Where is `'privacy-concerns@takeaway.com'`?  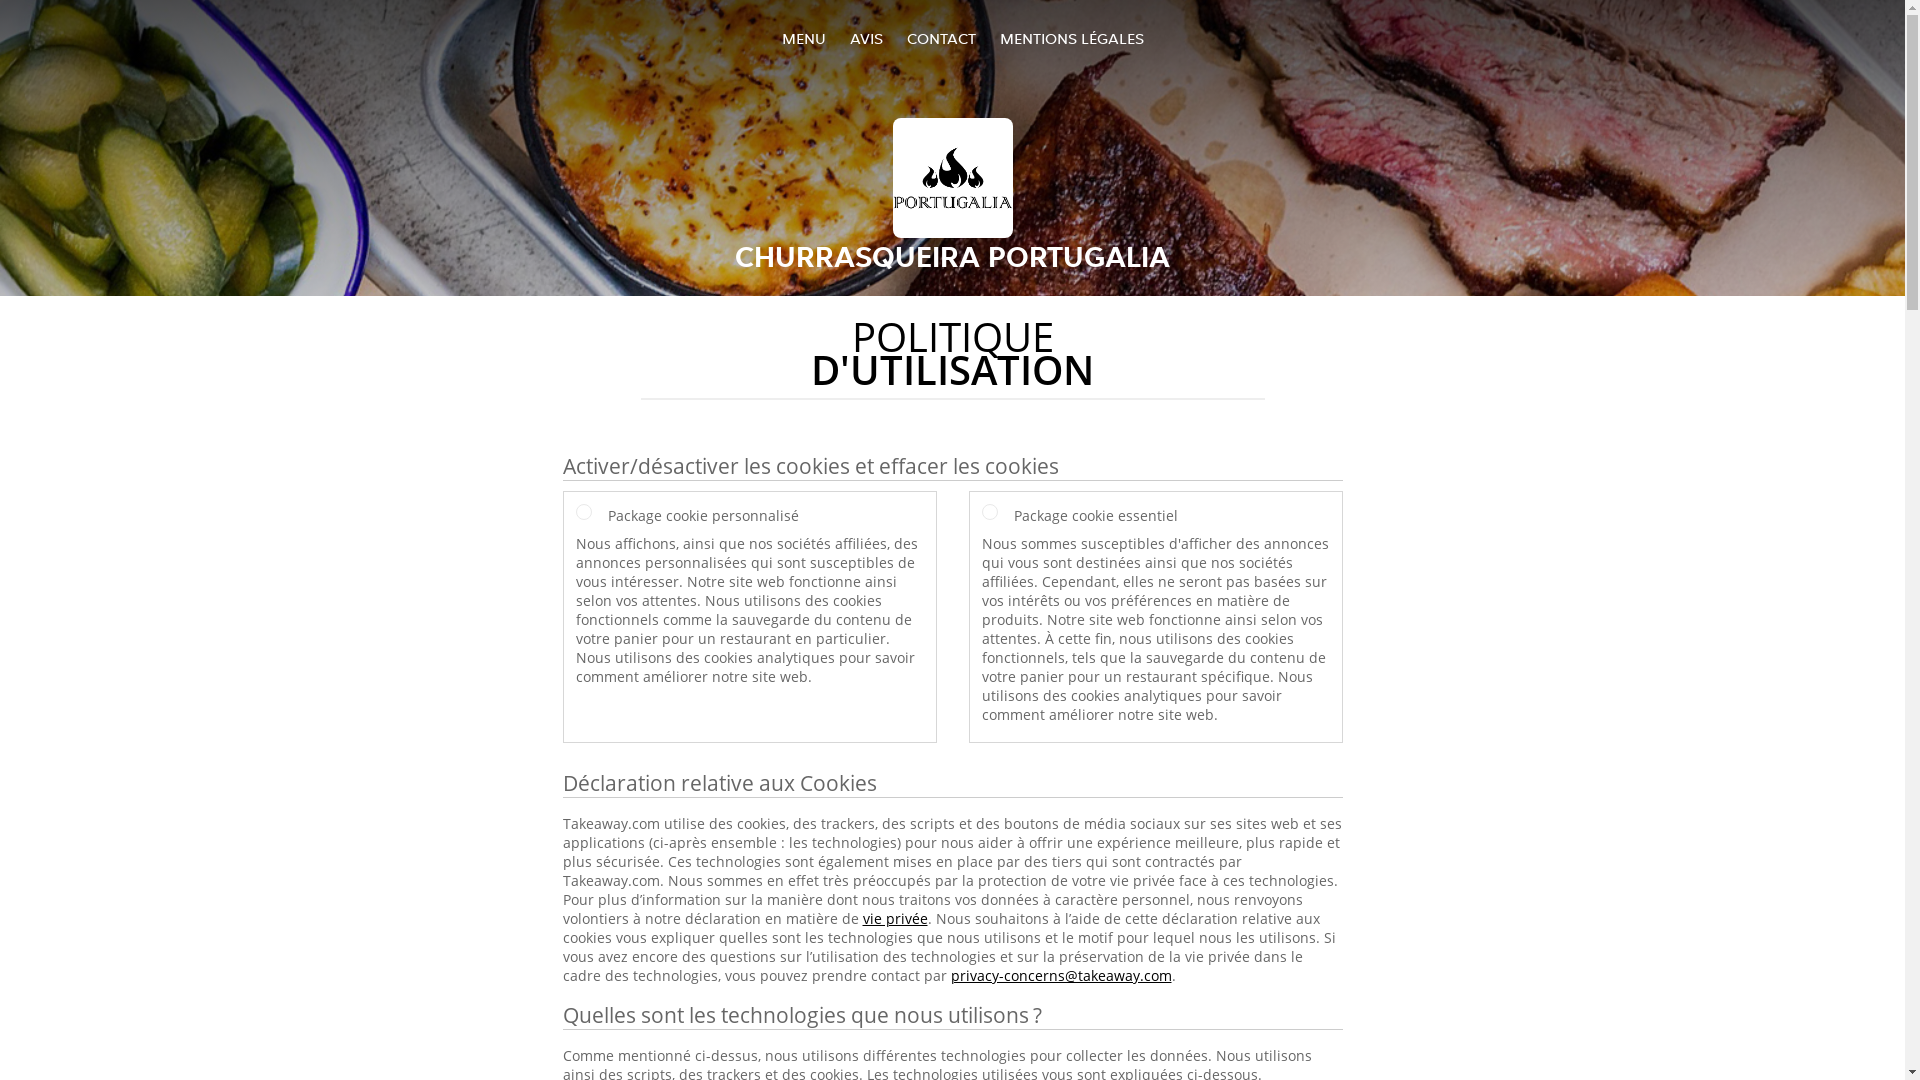
'privacy-concerns@takeaway.com' is located at coordinates (1059, 974).